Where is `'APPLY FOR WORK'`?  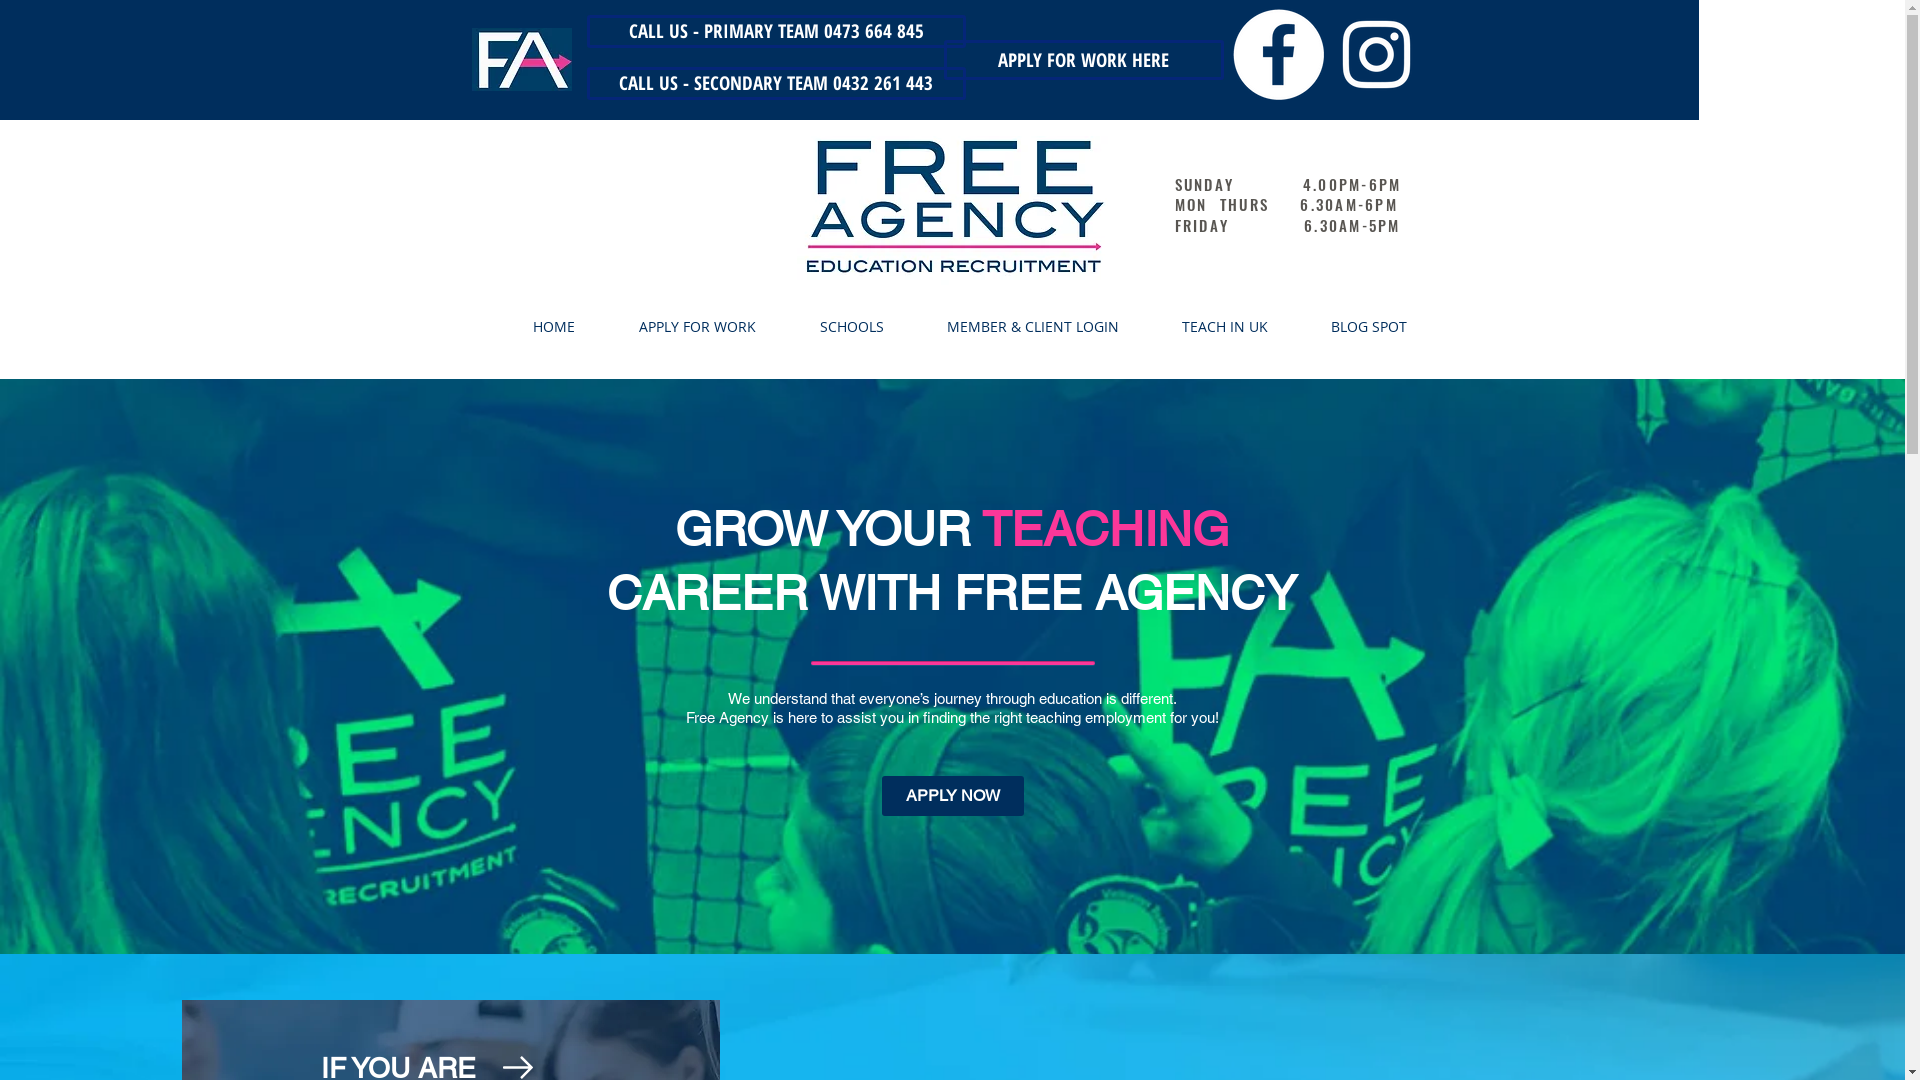 'APPLY FOR WORK' is located at coordinates (589, 325).